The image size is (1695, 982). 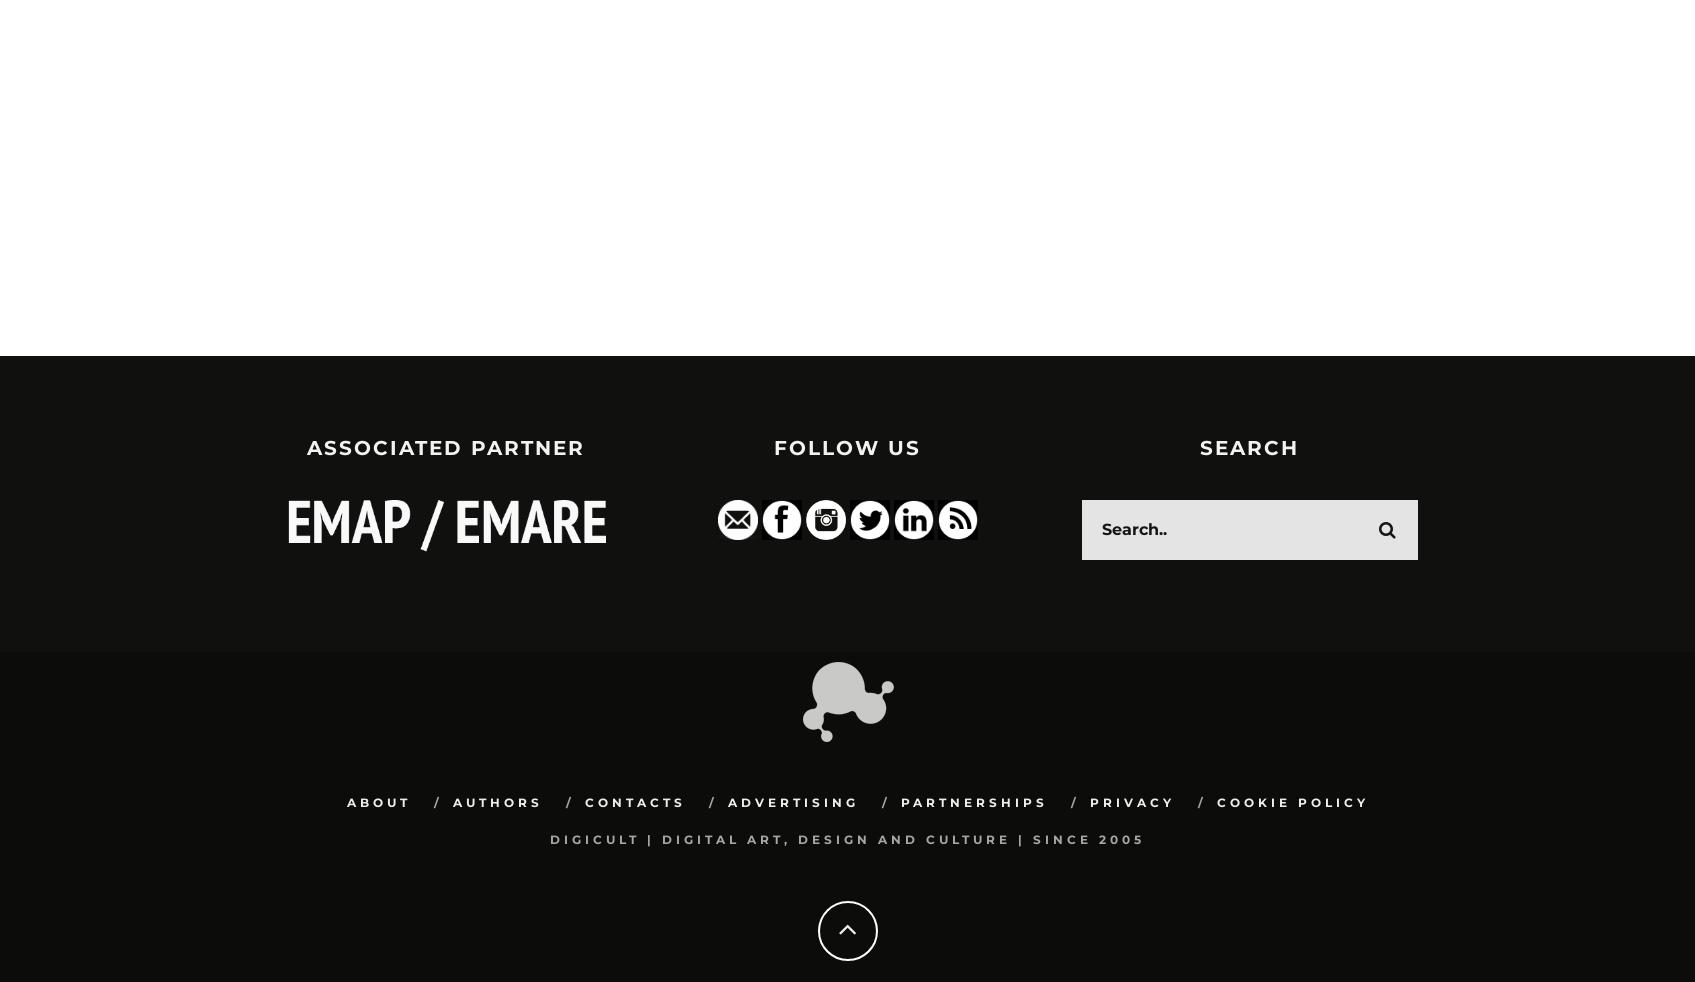 What do you see at coordinates (376, 803) in the screenshot?
I see `'About'` at bounding box center [376, 803].